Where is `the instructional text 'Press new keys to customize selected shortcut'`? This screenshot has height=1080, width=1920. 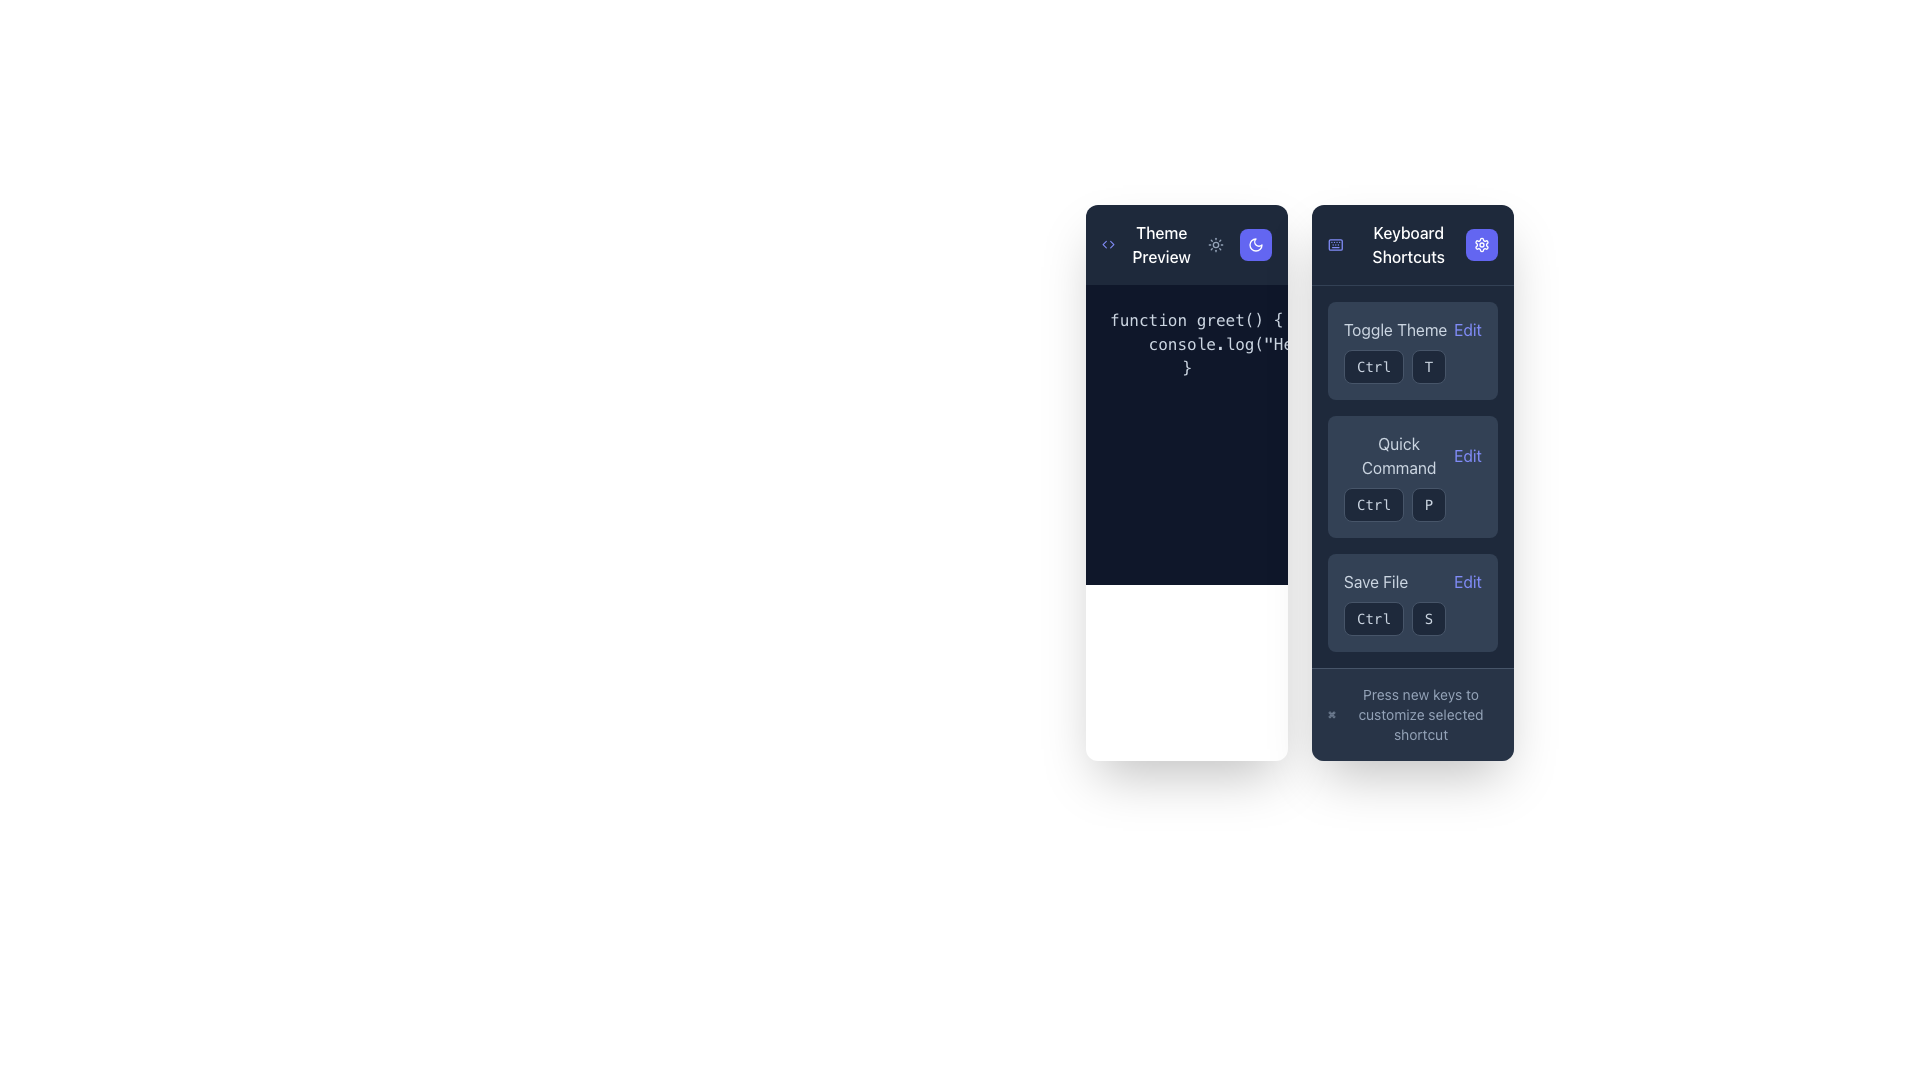
the instructional text 'Press new keys to customize selected shortcut' is located at coordinates (1411, 713).